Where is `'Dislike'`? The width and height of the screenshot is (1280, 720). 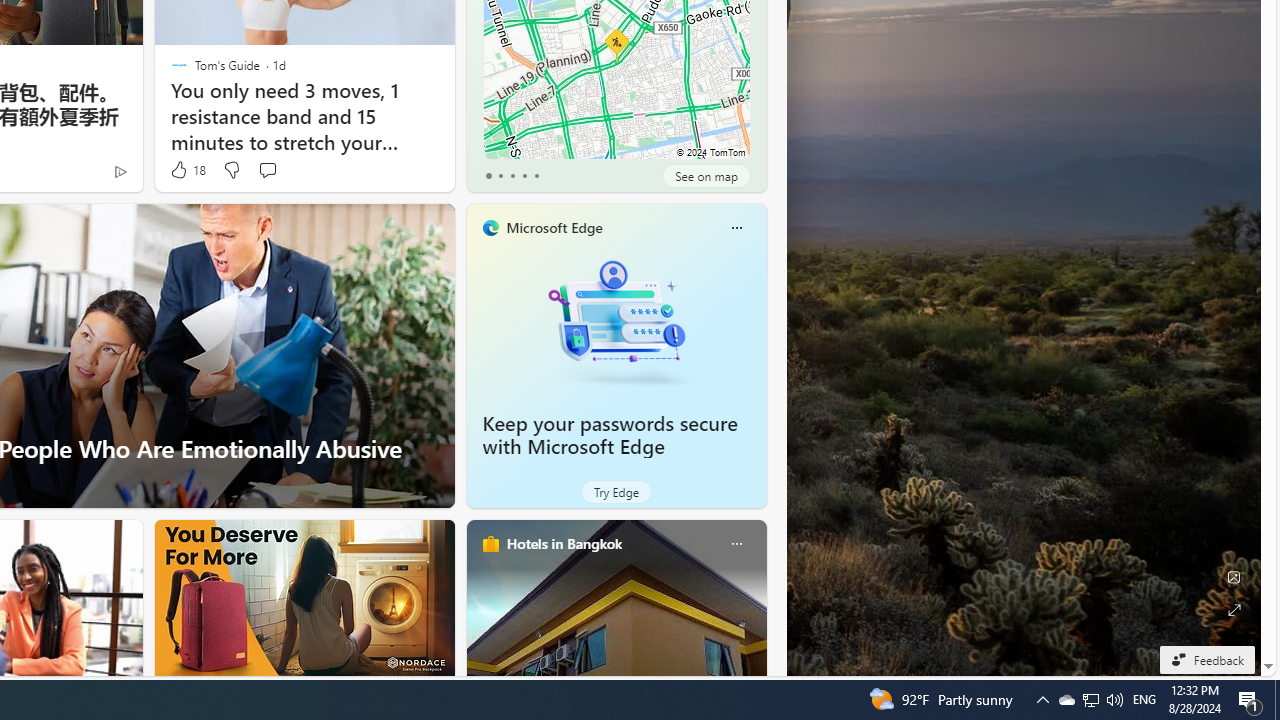
'Dislike' is located at coordinates (231, 169).